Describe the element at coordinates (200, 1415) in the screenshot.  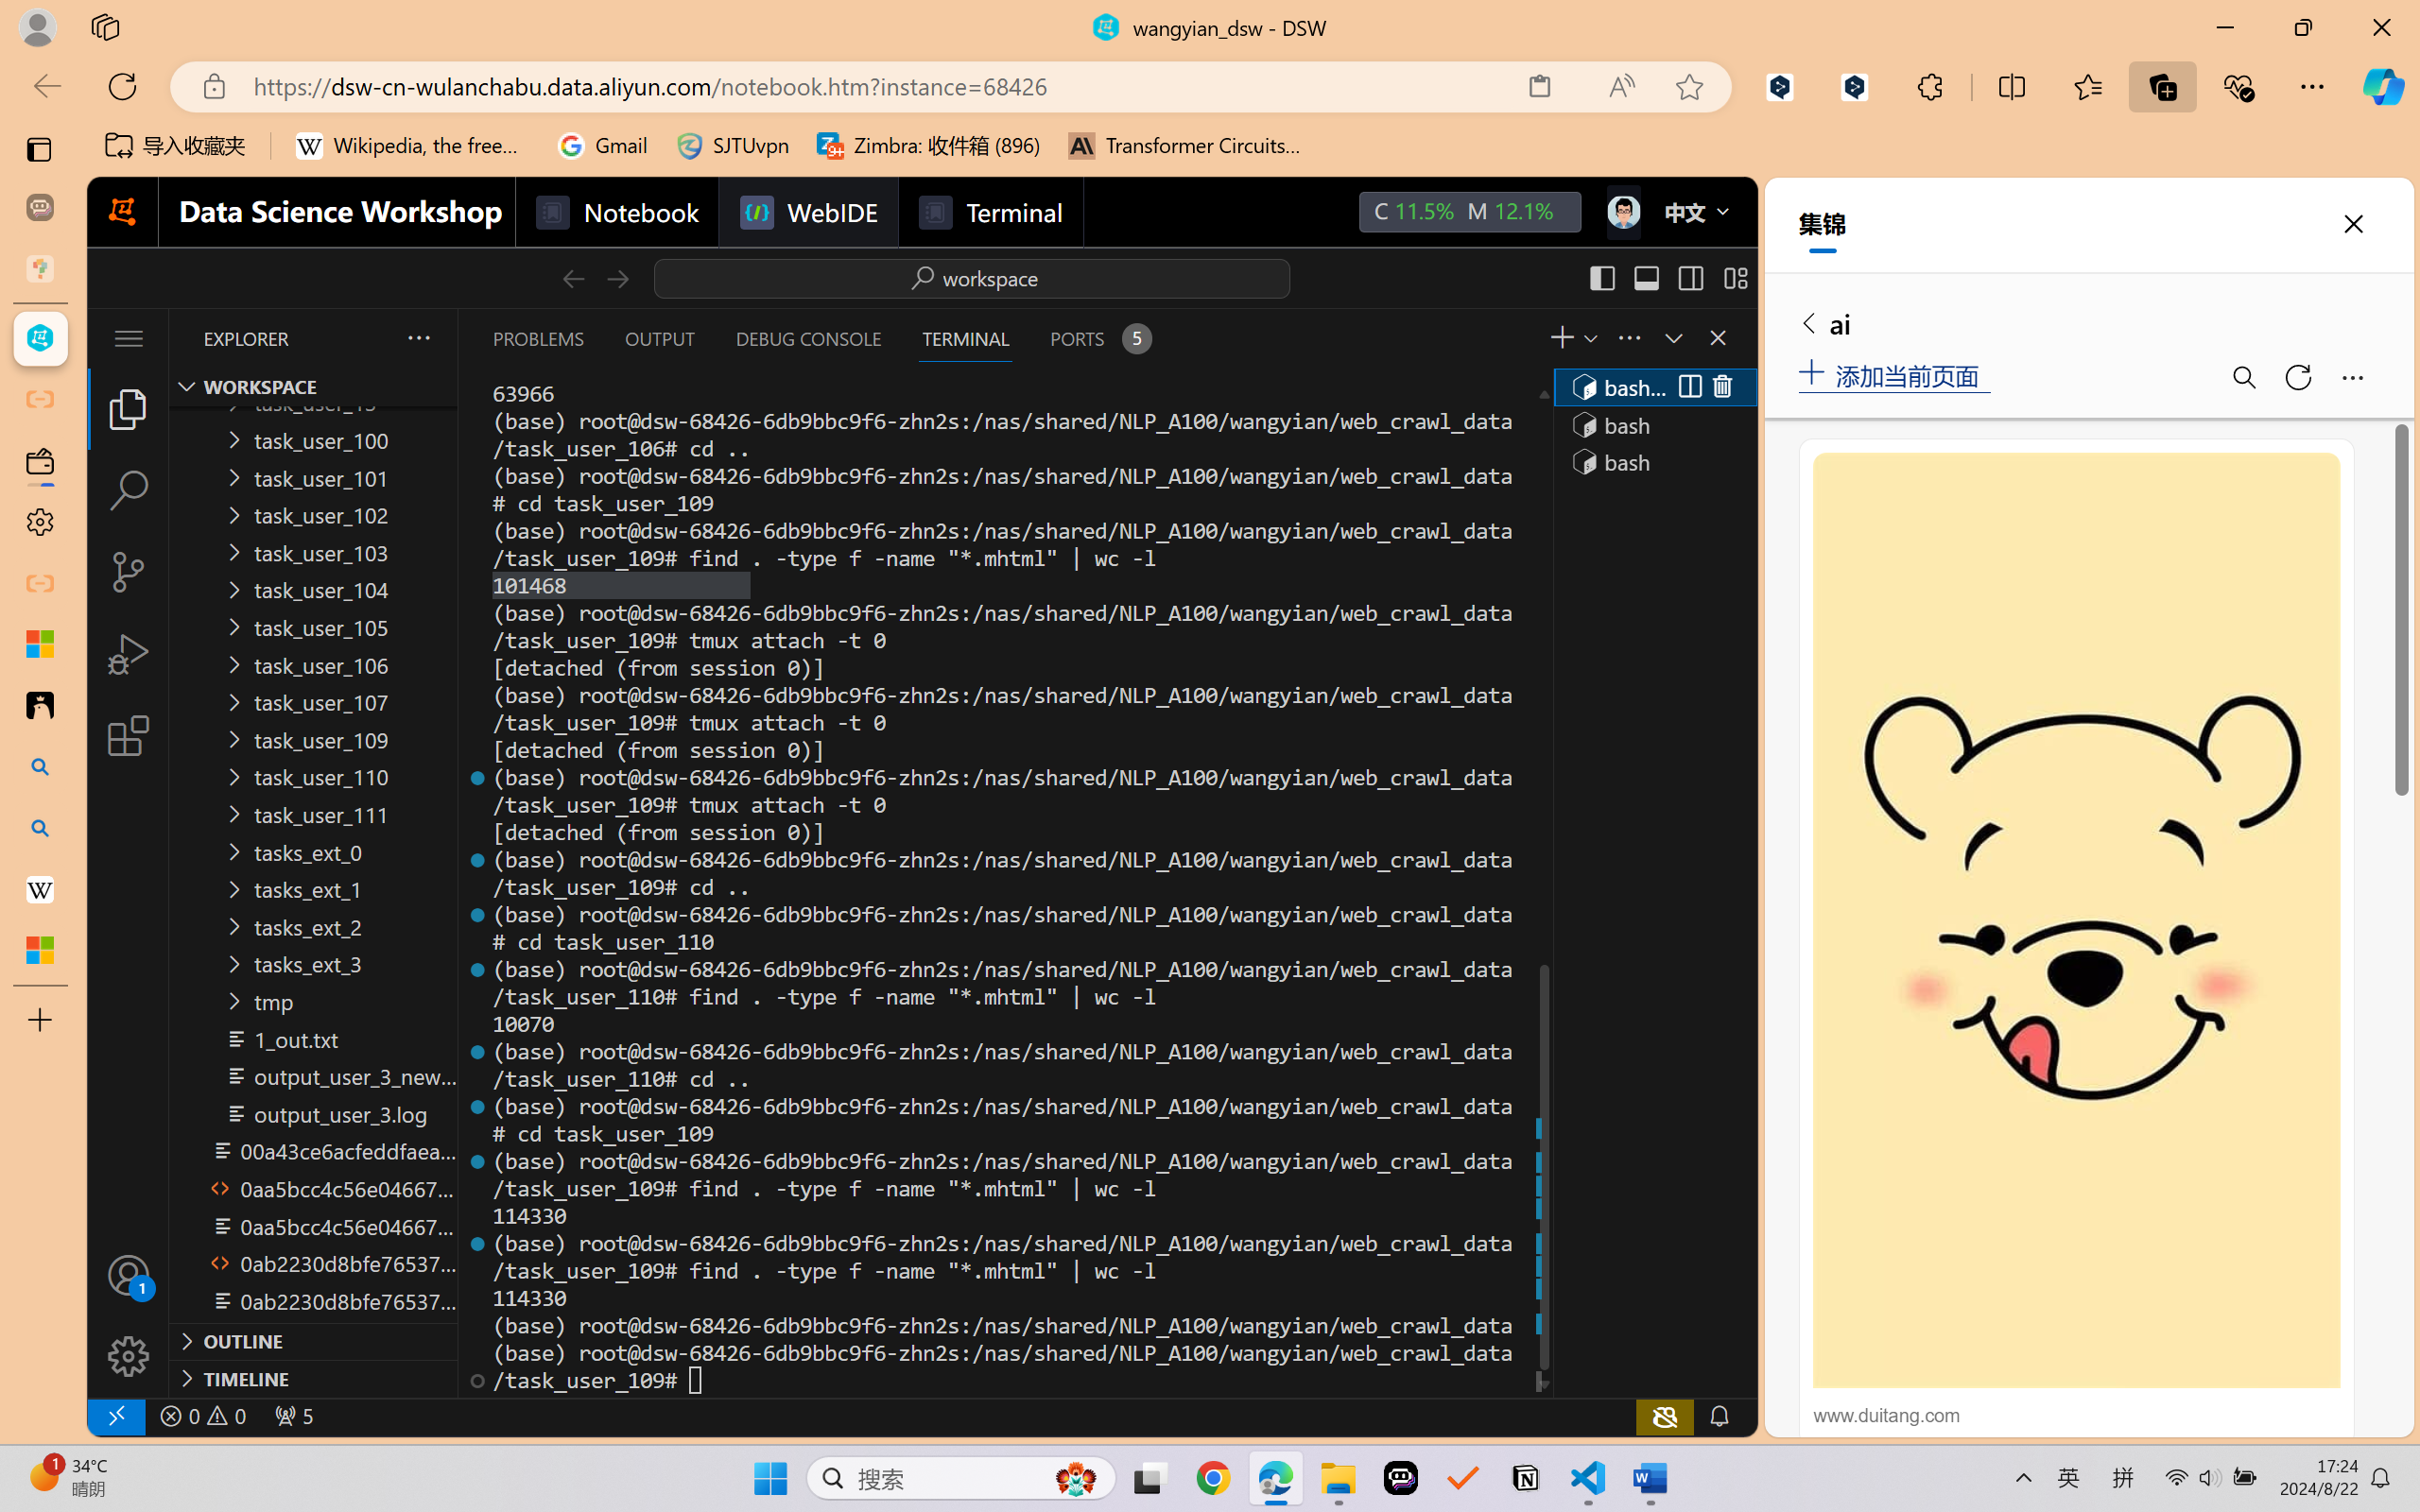
I see `'No Problems'` at that location.